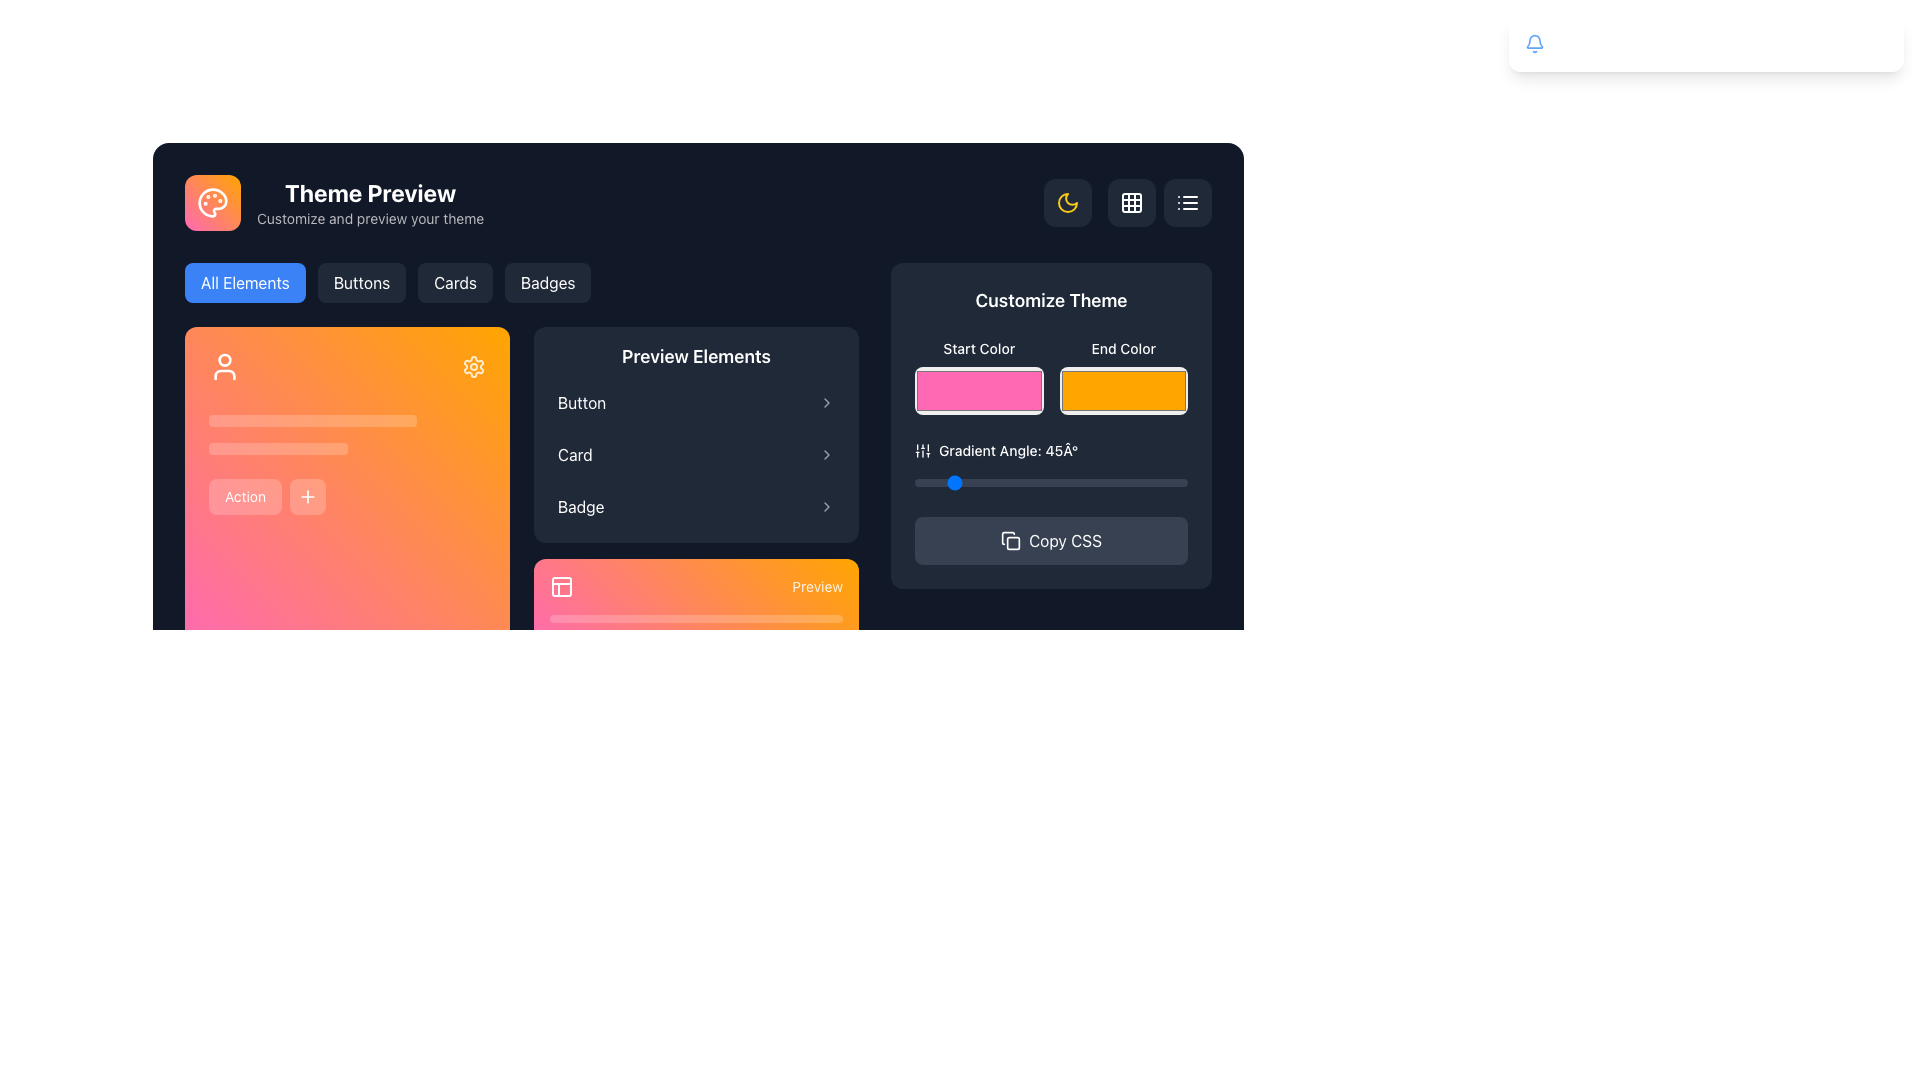 The width and height of the screenshot is (1920, 1080). What do you see at coordinates (1050, 300) in the screenshot?
I see `the 'Customize Theme' text header, which is a large and bold font located at the top of the settings panel on the right side of the interface` at bounding box center [1050, 300].